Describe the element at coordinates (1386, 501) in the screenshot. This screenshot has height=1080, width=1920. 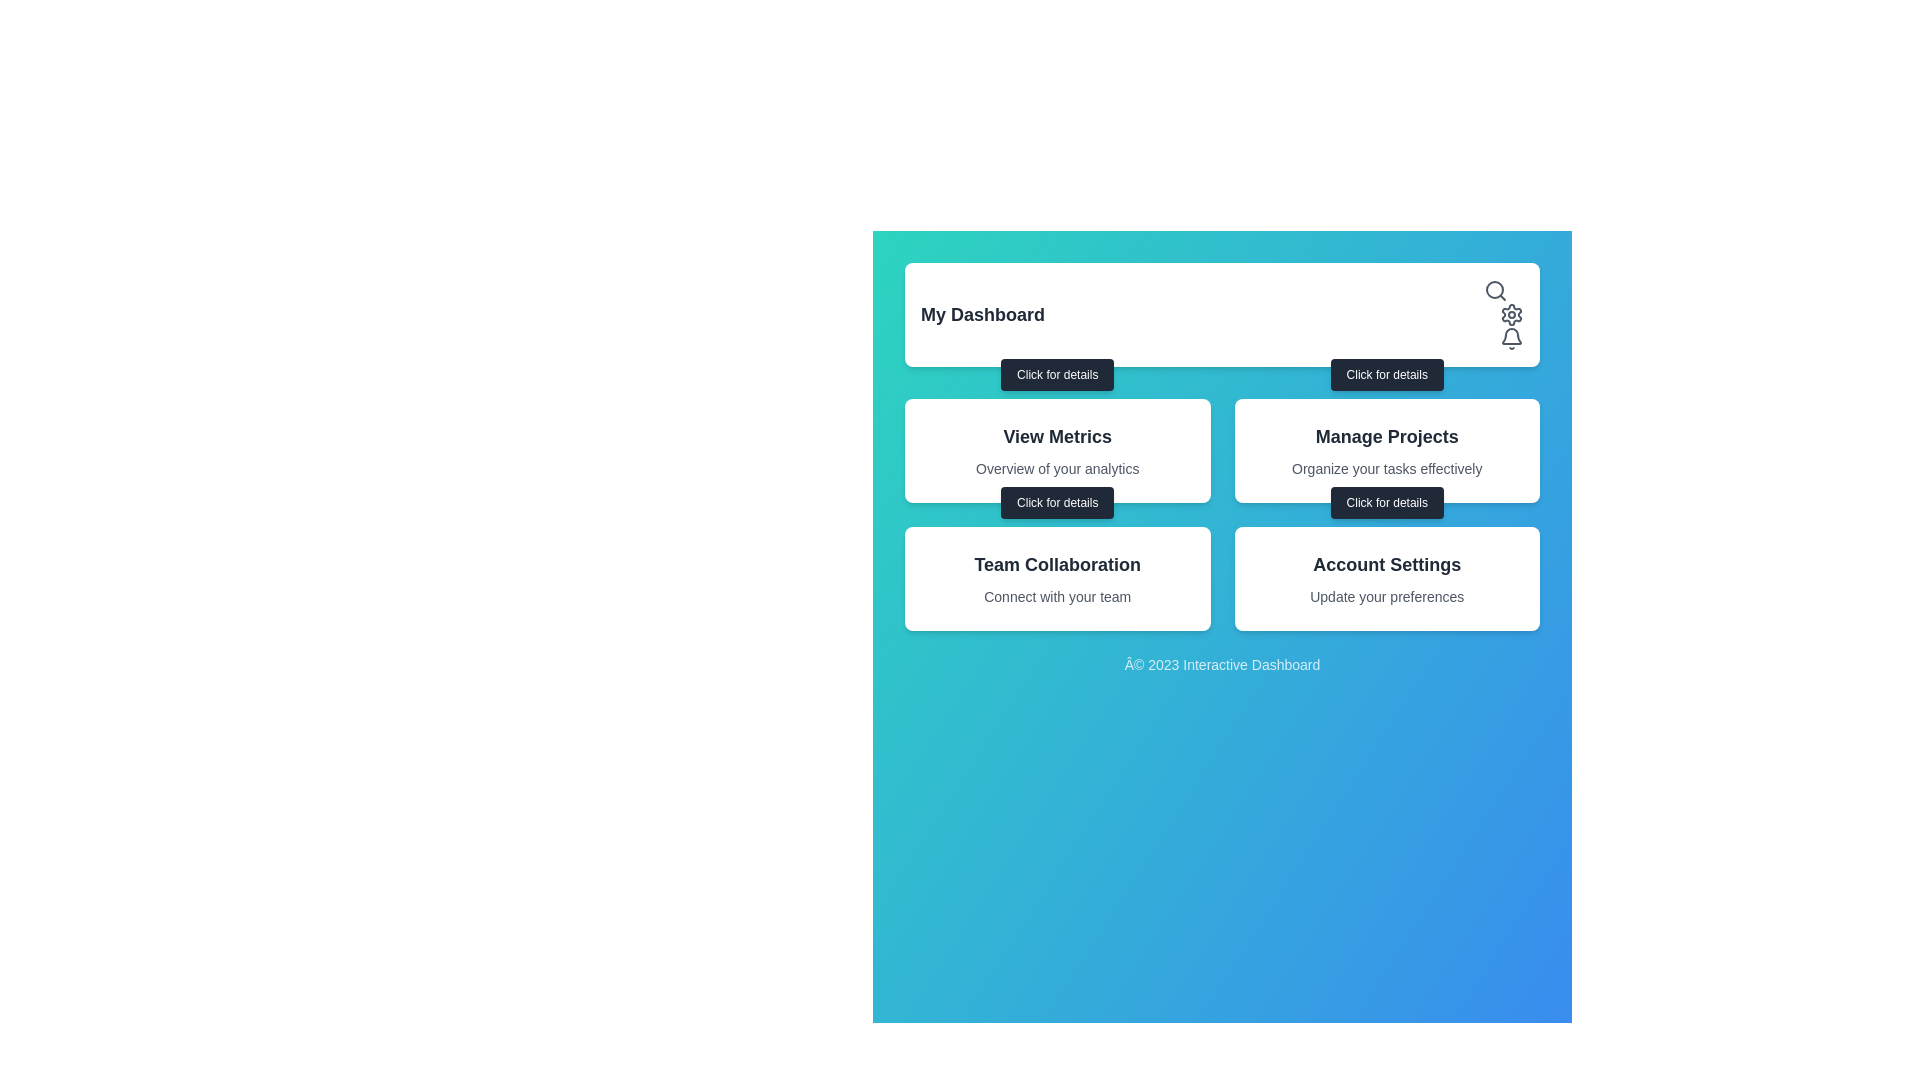
I see `the informational tooltip with a dark background and white text that reads 'Click for details', located above the 'Account Settings' section in the bottom-right of the main interface` at that location.